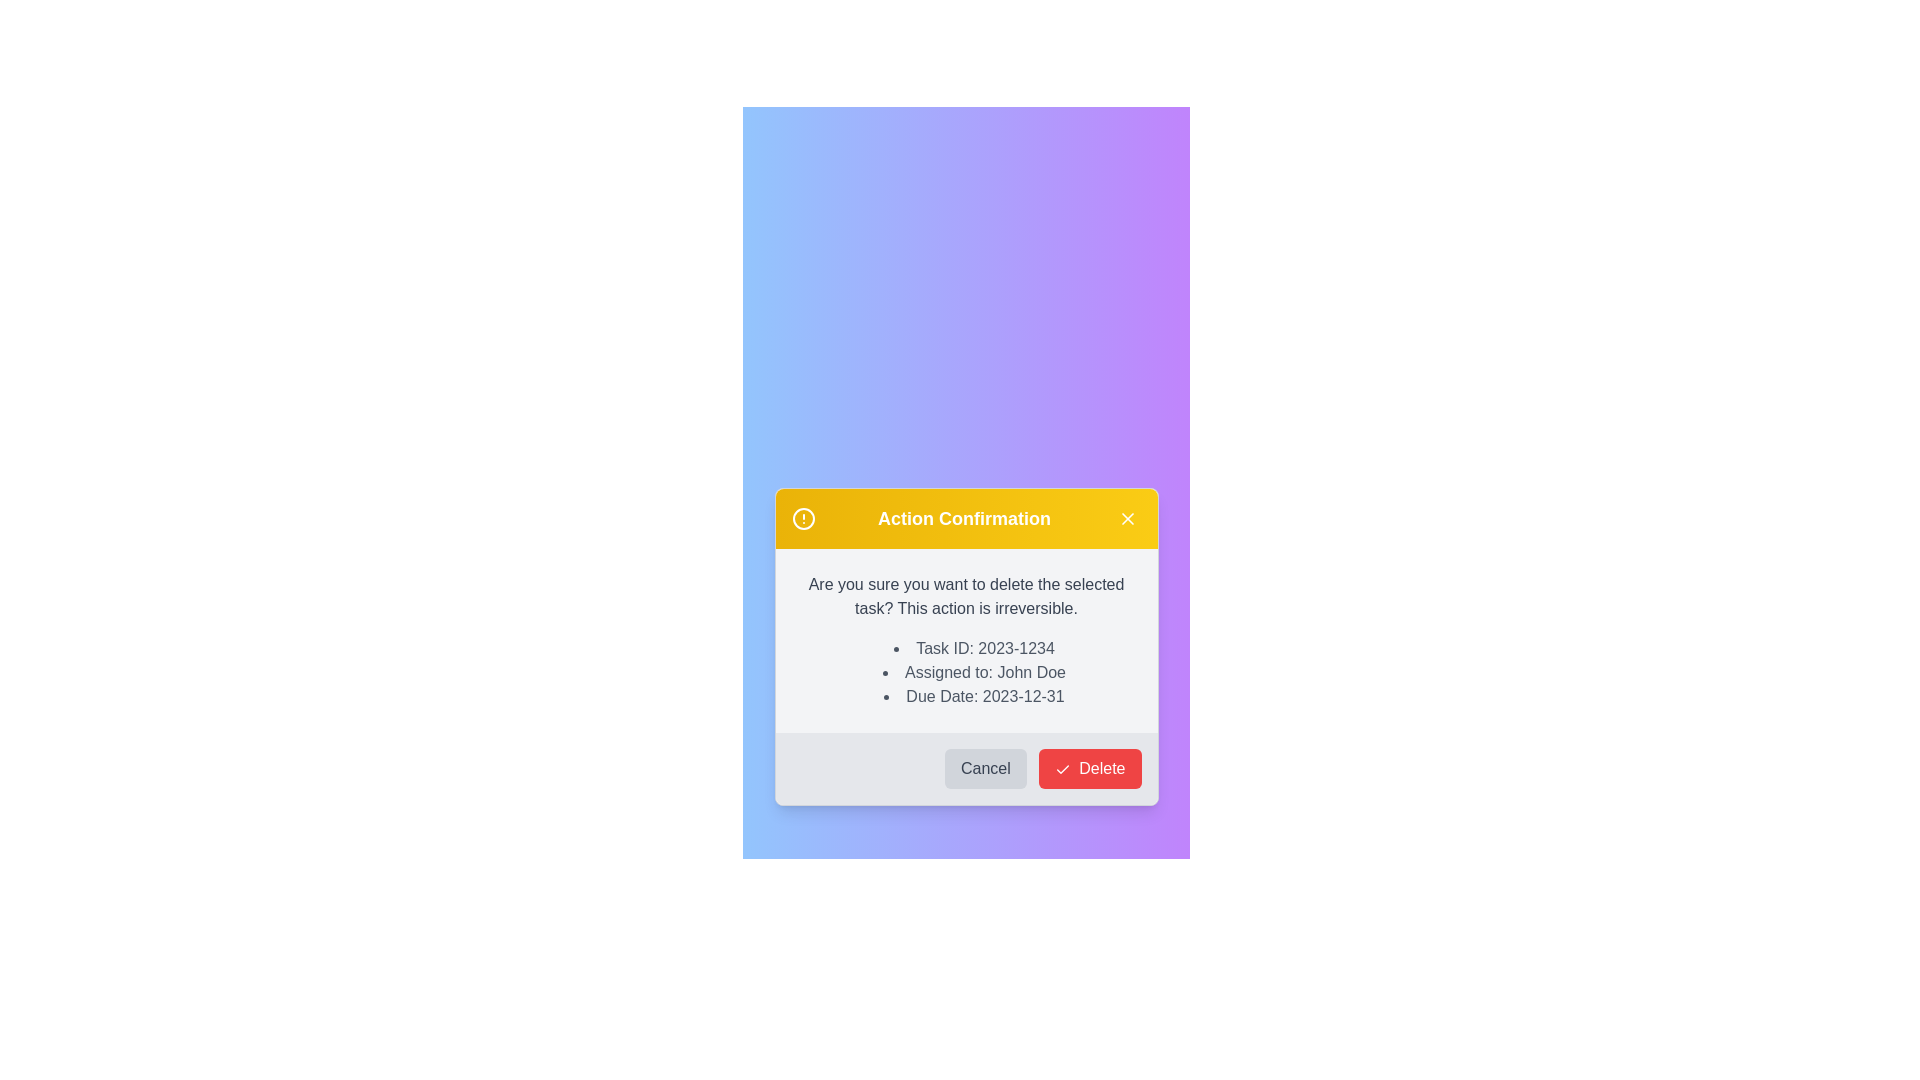 The width and height of the screenshot is (1920, 1080). What do you see at coordinates (985, 767) in the screenshot?
I see `the cancel button located at the bottom left of the modal dialog box, which closes the dialog without applying changes` at bounding box center [985, 767].